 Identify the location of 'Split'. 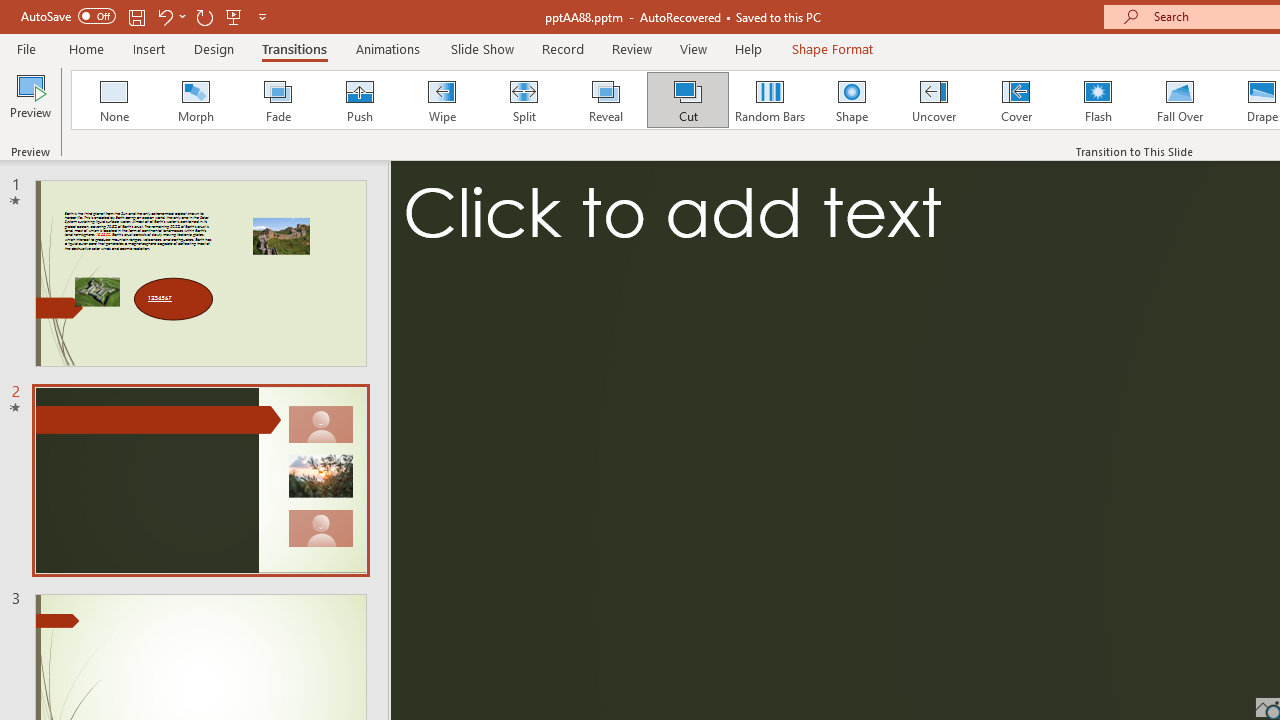
(523, 100).